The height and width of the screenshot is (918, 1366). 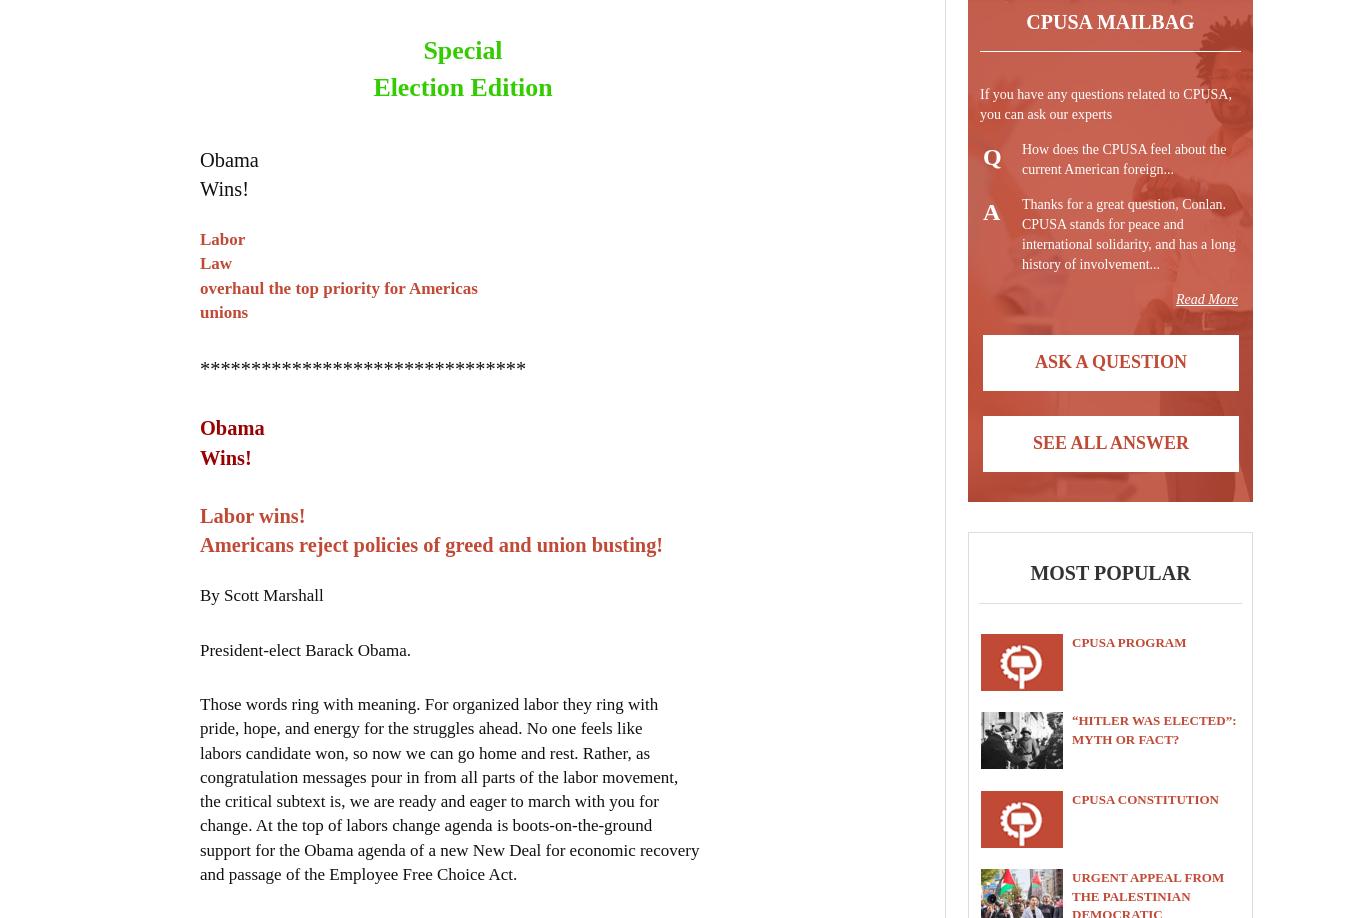 I want to click on 'change. At the top of labors change agenda is boots-on-the-ground', so click(x=425, y=824).